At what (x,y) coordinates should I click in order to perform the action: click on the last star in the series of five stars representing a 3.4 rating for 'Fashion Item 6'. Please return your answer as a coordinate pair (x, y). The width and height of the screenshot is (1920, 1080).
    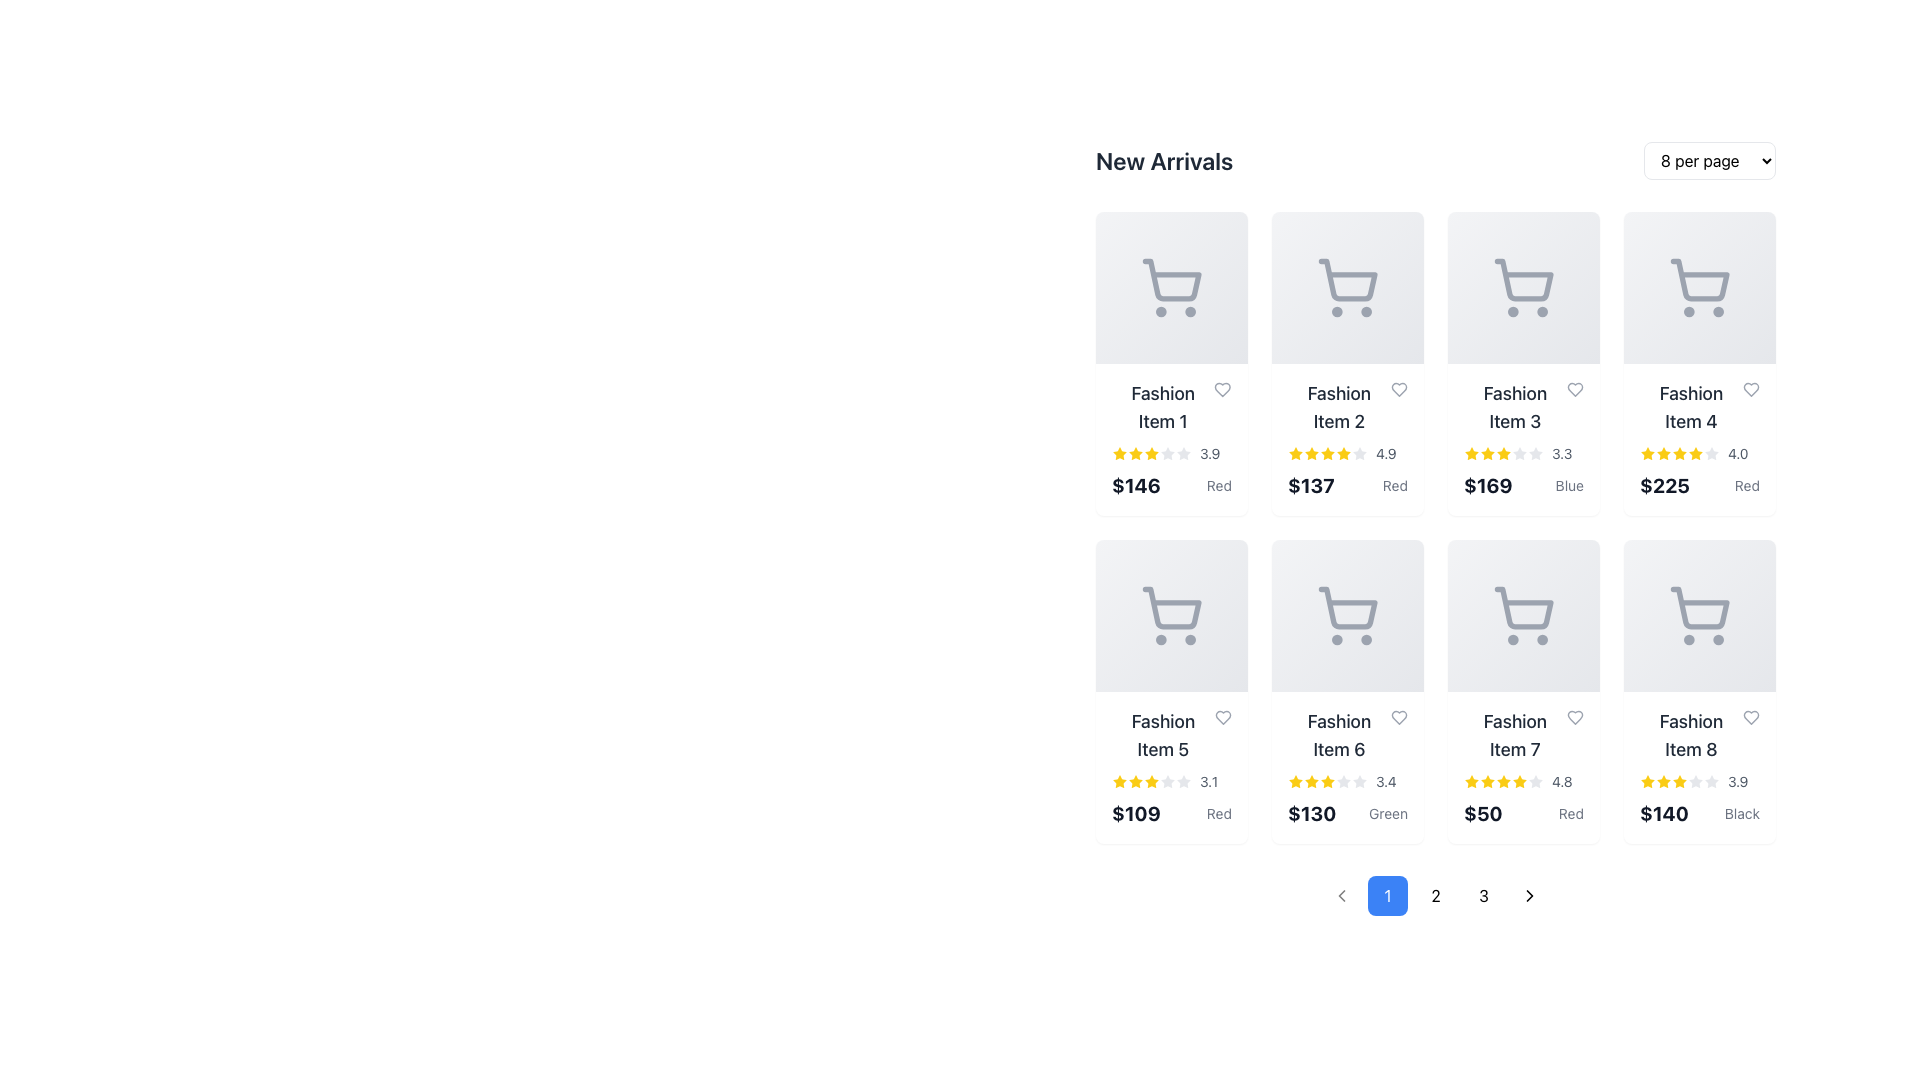
    Looking at the image, I should click on (1359, 781).